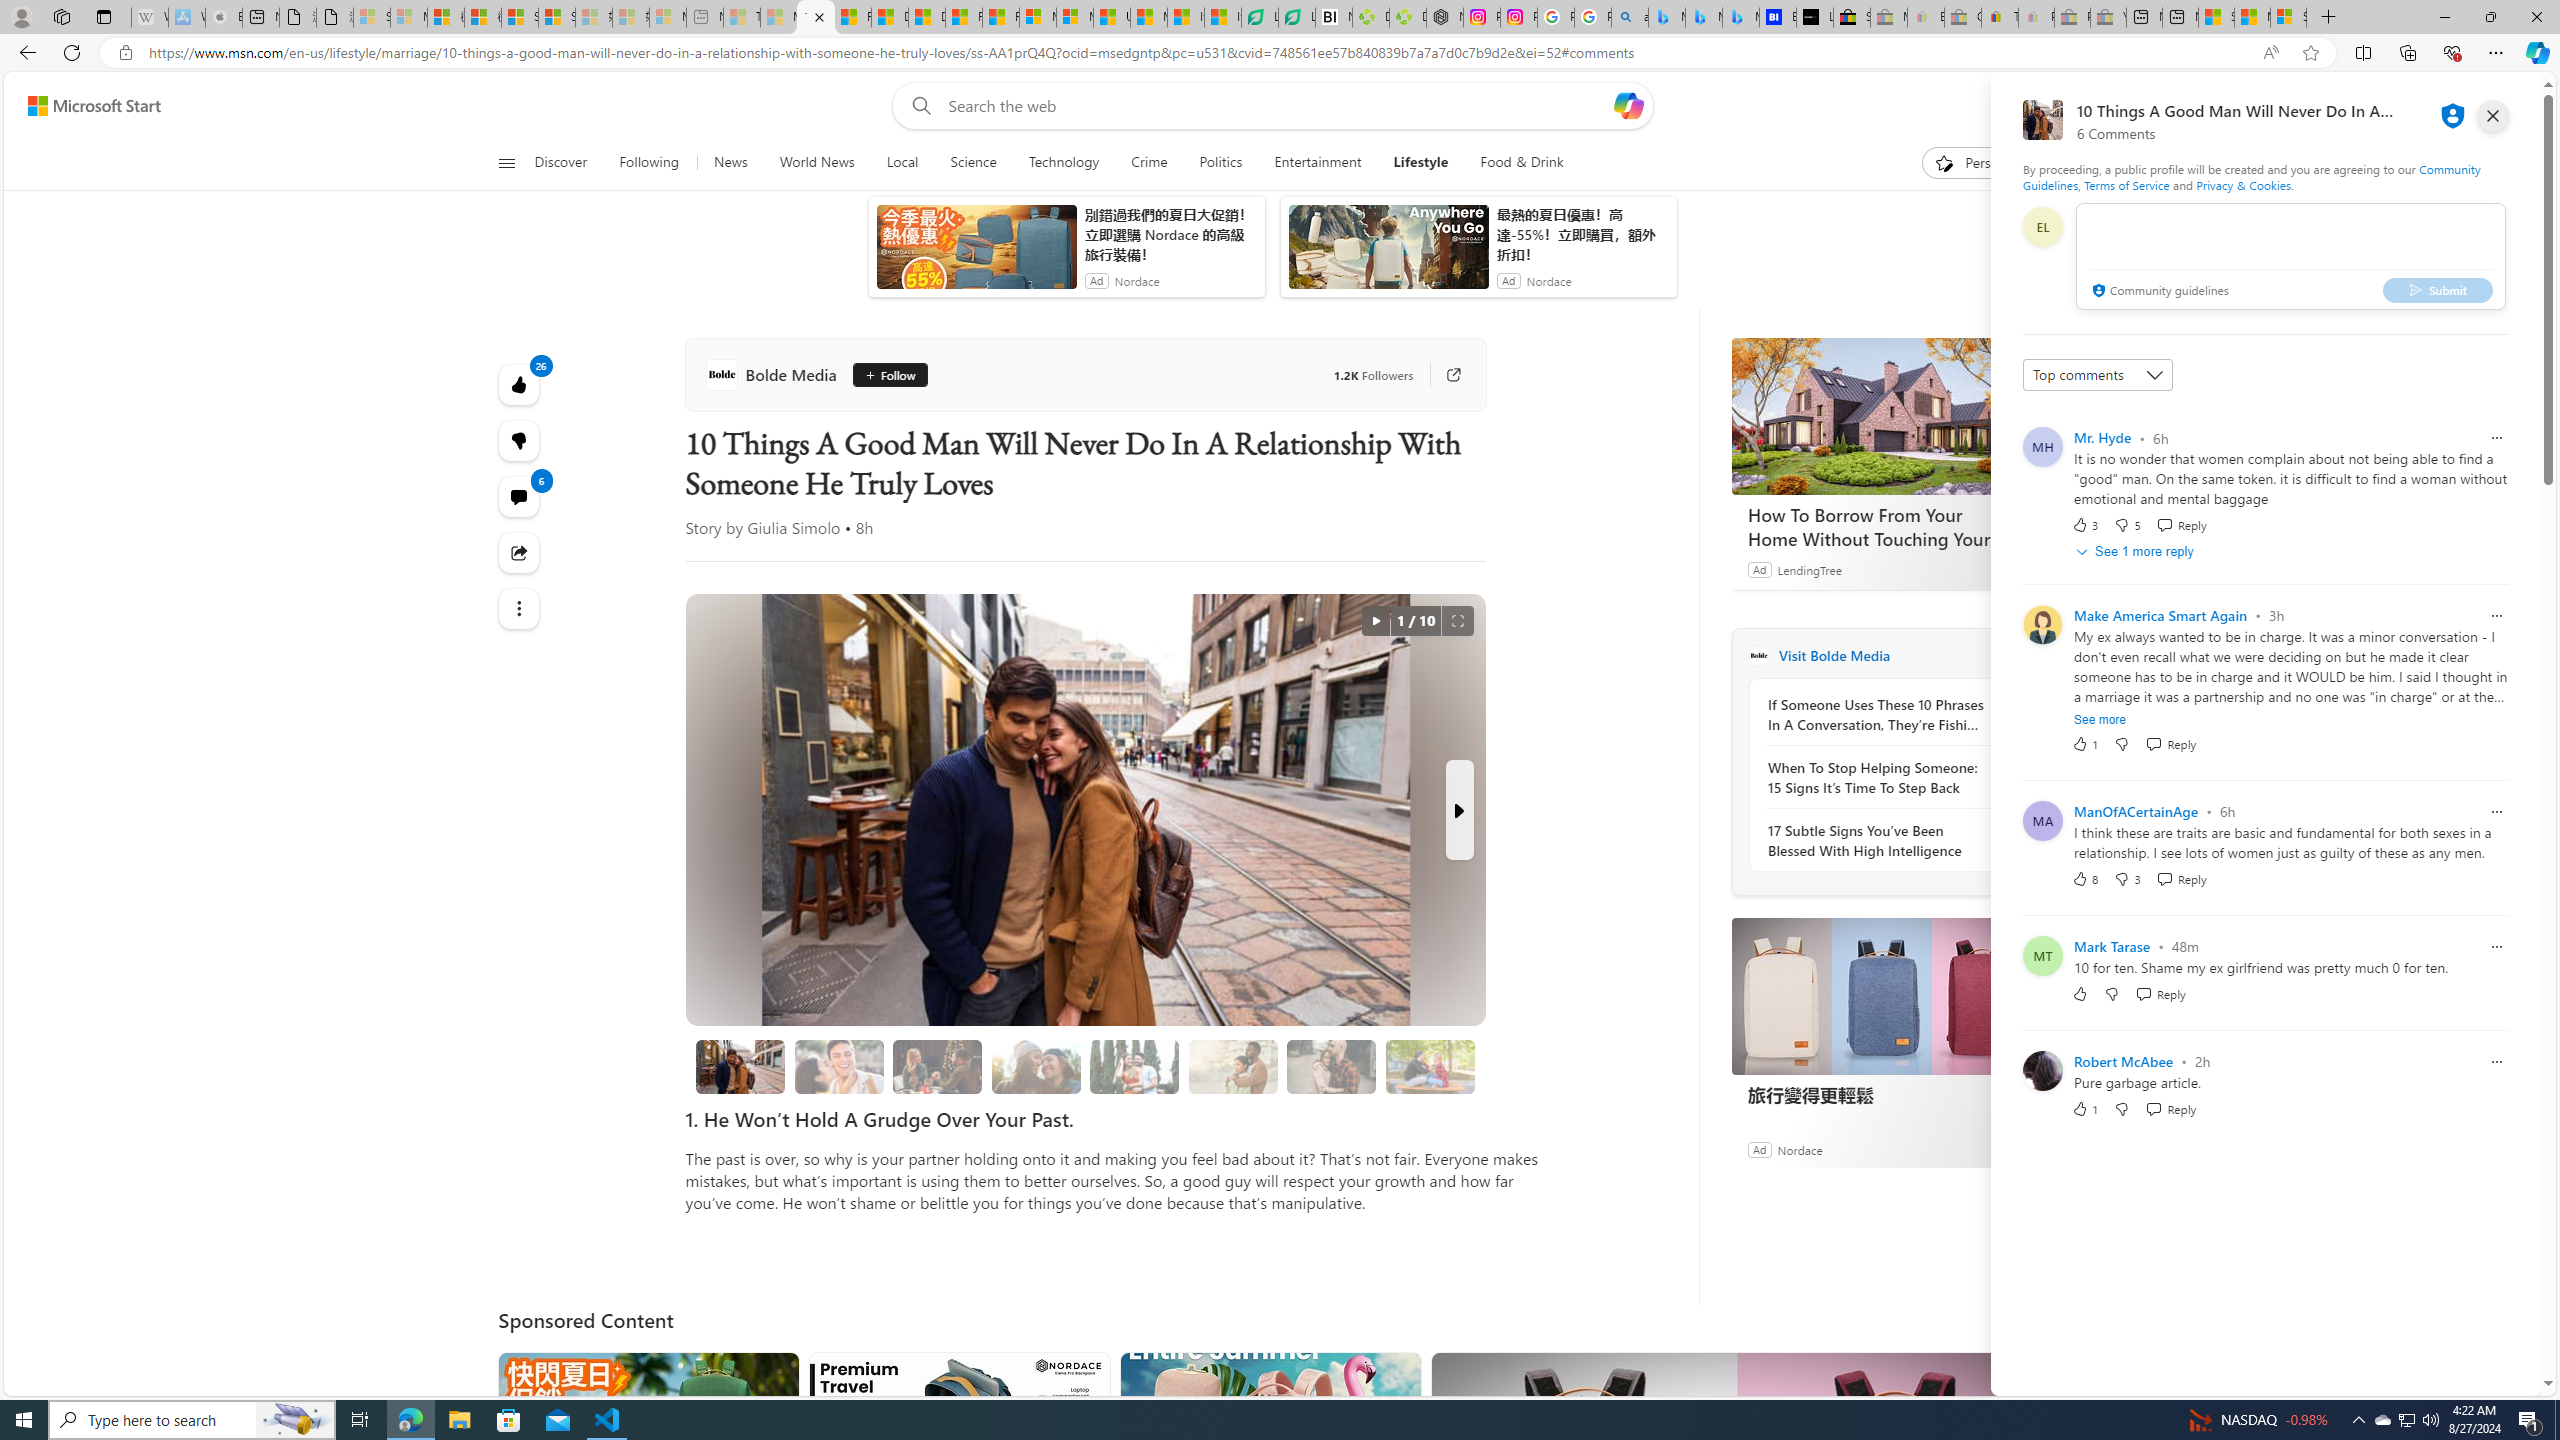  Describe the element at coordinates (518, 495) in the screenshot. I see `'View comments 6 Comment'` at that location.